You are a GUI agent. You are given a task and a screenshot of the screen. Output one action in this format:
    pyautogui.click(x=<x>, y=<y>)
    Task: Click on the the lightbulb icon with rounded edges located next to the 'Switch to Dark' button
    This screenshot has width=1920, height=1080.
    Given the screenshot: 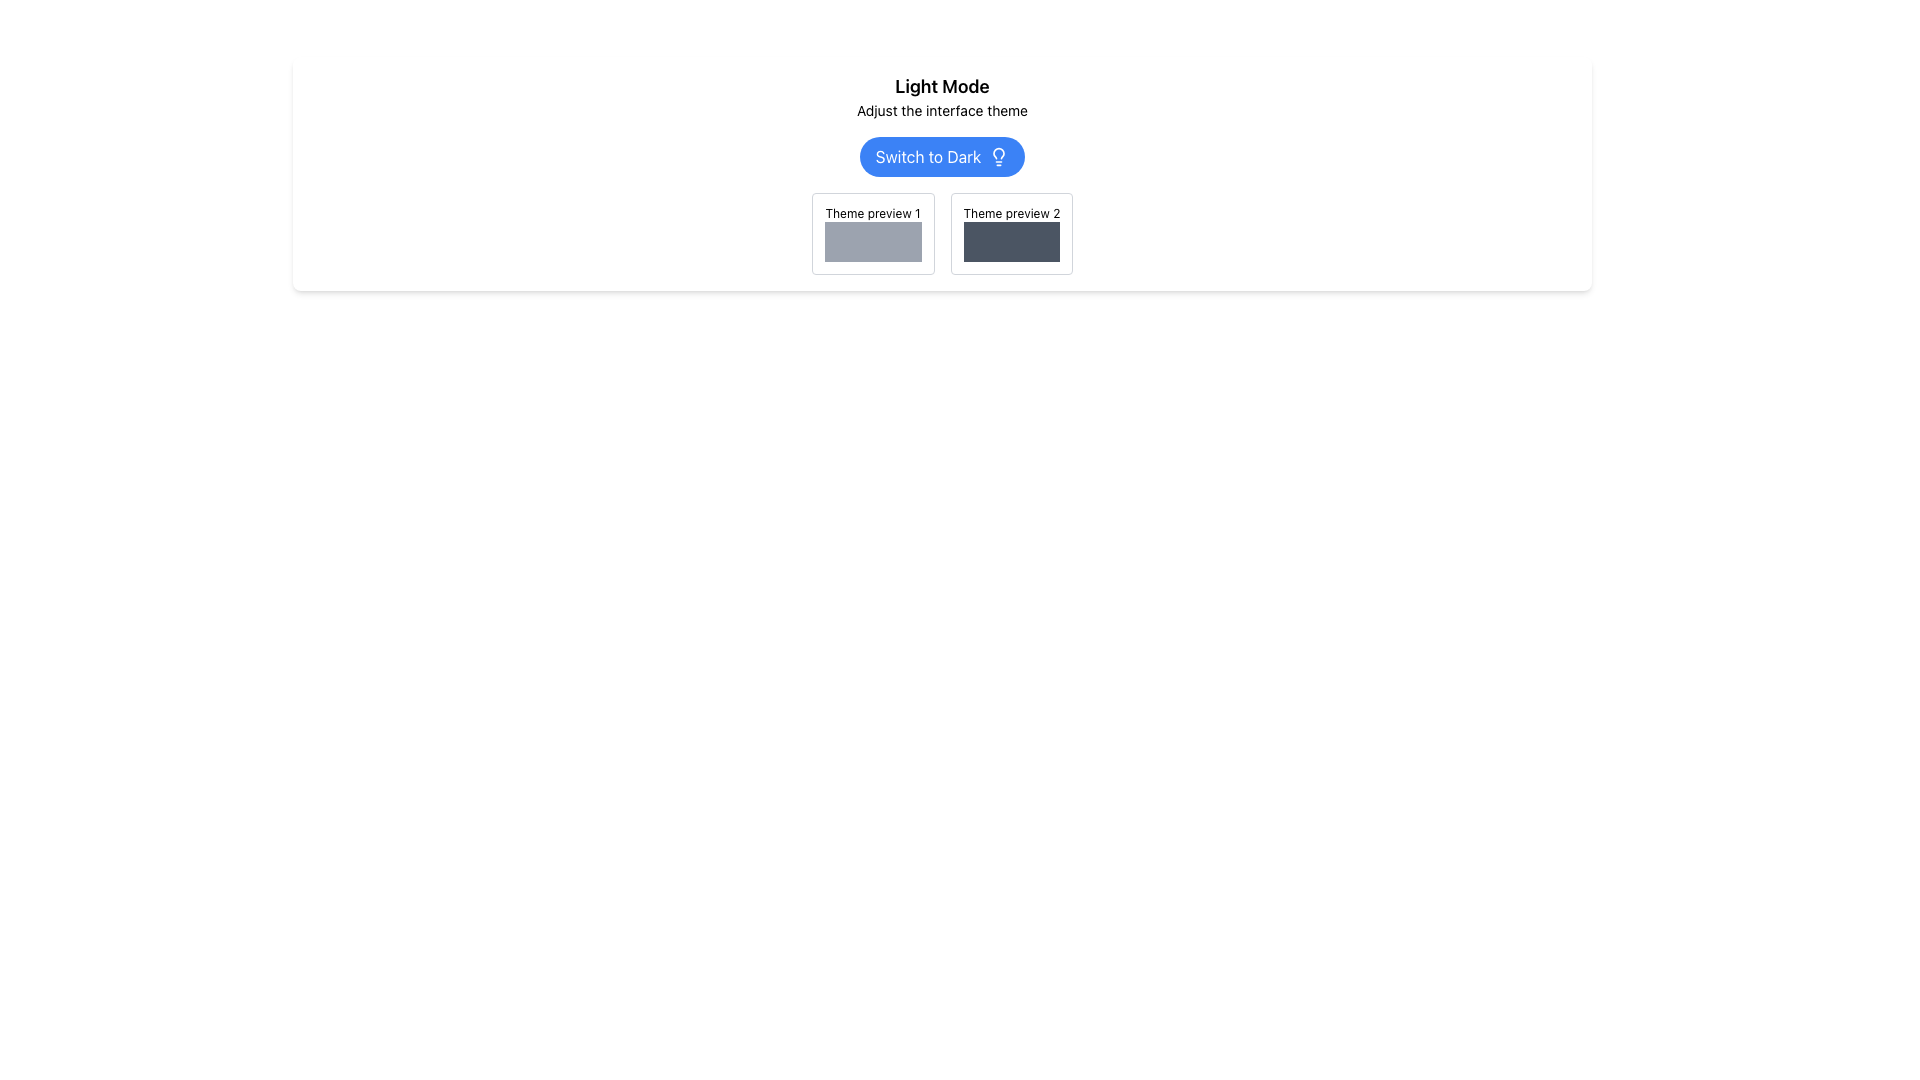 What is the action you would take?
    pyautogui.click(x=999, y=156)
    